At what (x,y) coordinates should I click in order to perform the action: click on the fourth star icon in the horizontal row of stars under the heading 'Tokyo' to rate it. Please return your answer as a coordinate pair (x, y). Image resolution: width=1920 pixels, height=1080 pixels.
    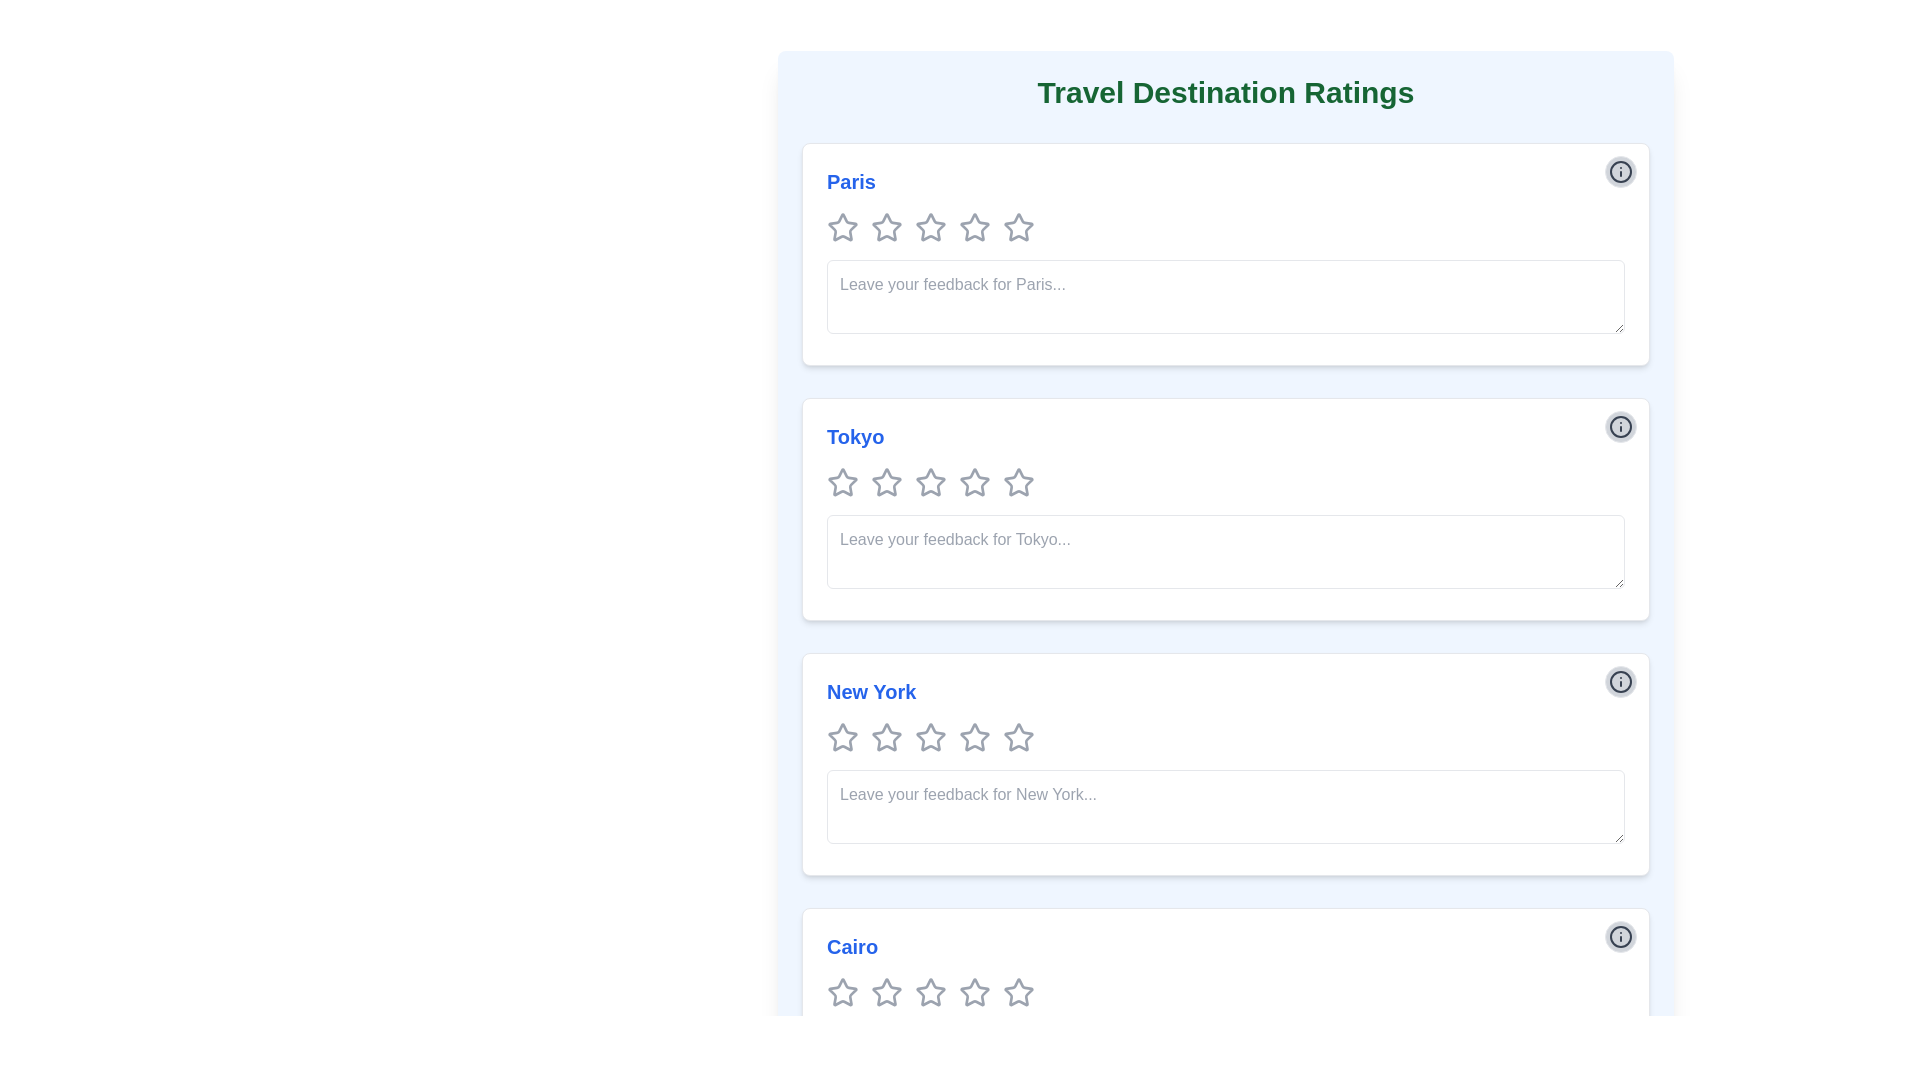
    Looking at the image, I should click on (1018, 482).